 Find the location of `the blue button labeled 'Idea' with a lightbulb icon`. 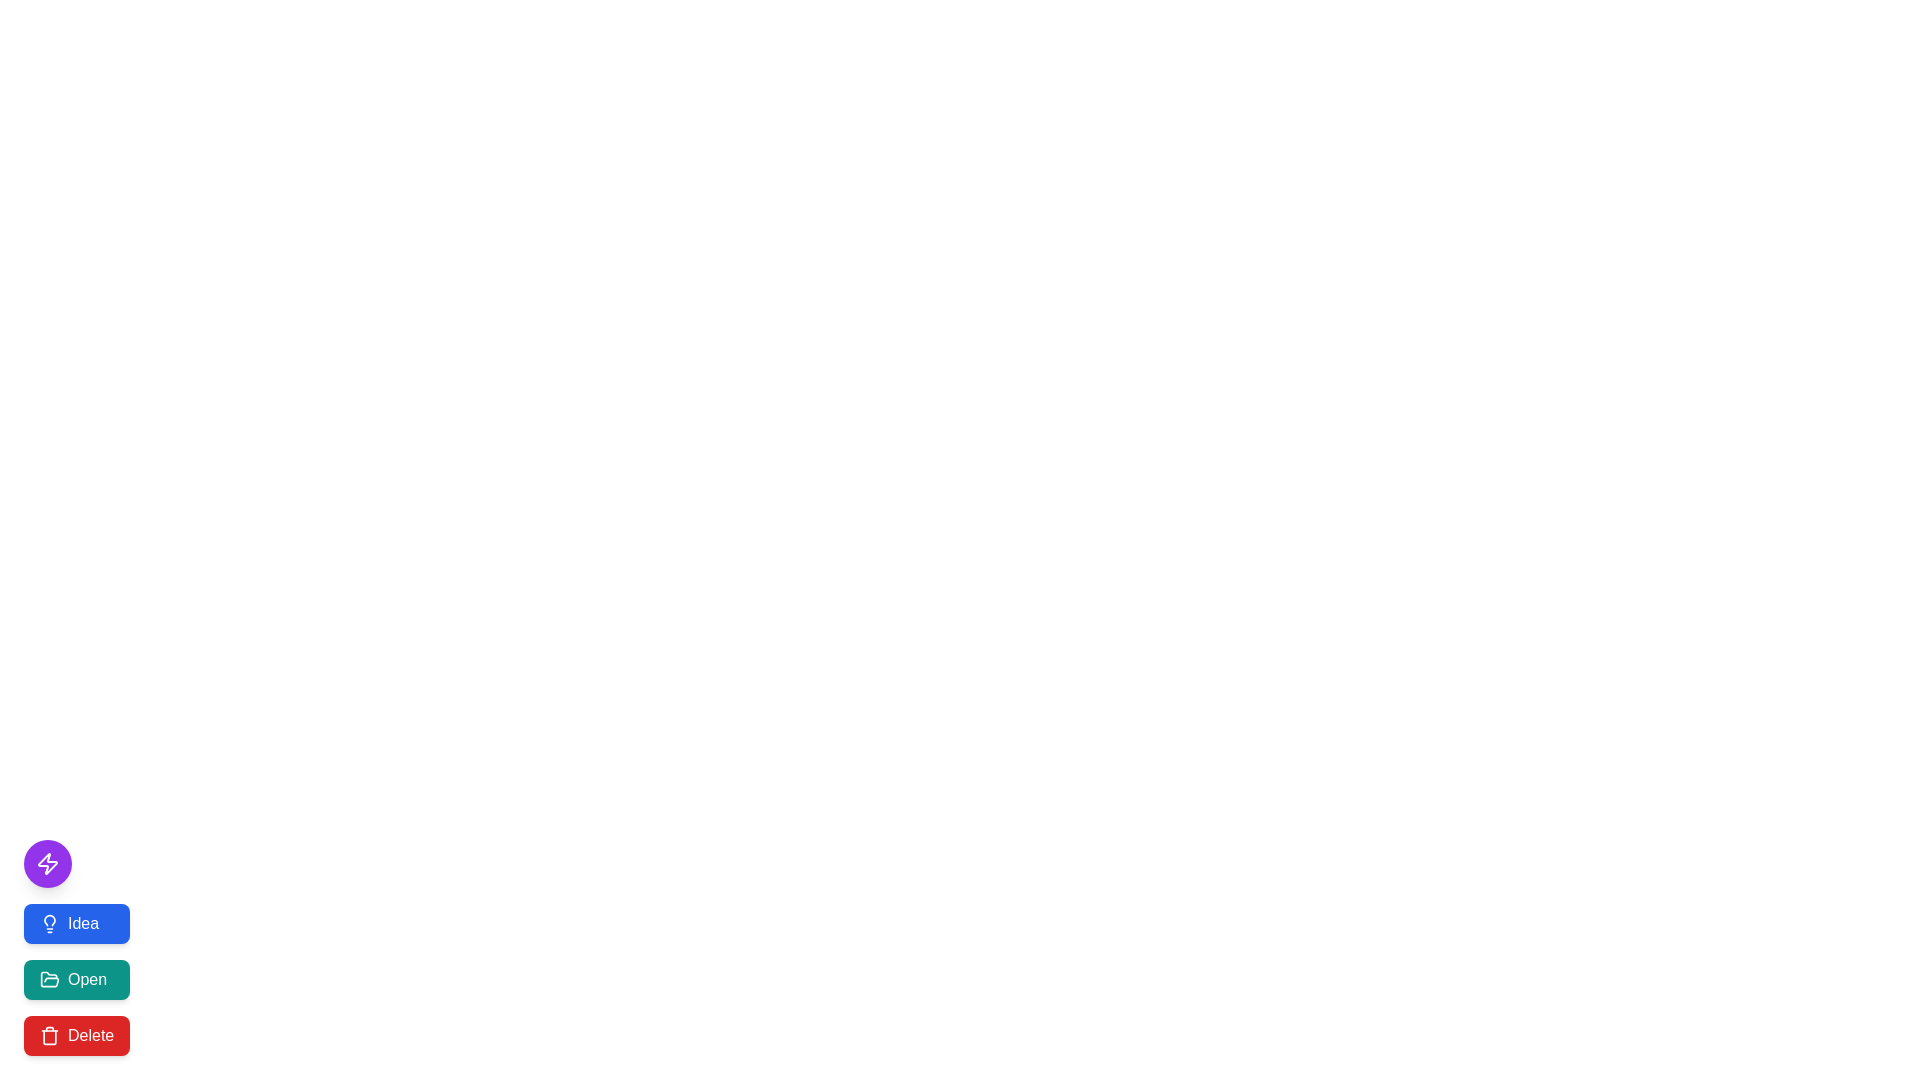

the blue button labeled 'Idea' with a lightbulb icon is located at coordinates (77, 924).